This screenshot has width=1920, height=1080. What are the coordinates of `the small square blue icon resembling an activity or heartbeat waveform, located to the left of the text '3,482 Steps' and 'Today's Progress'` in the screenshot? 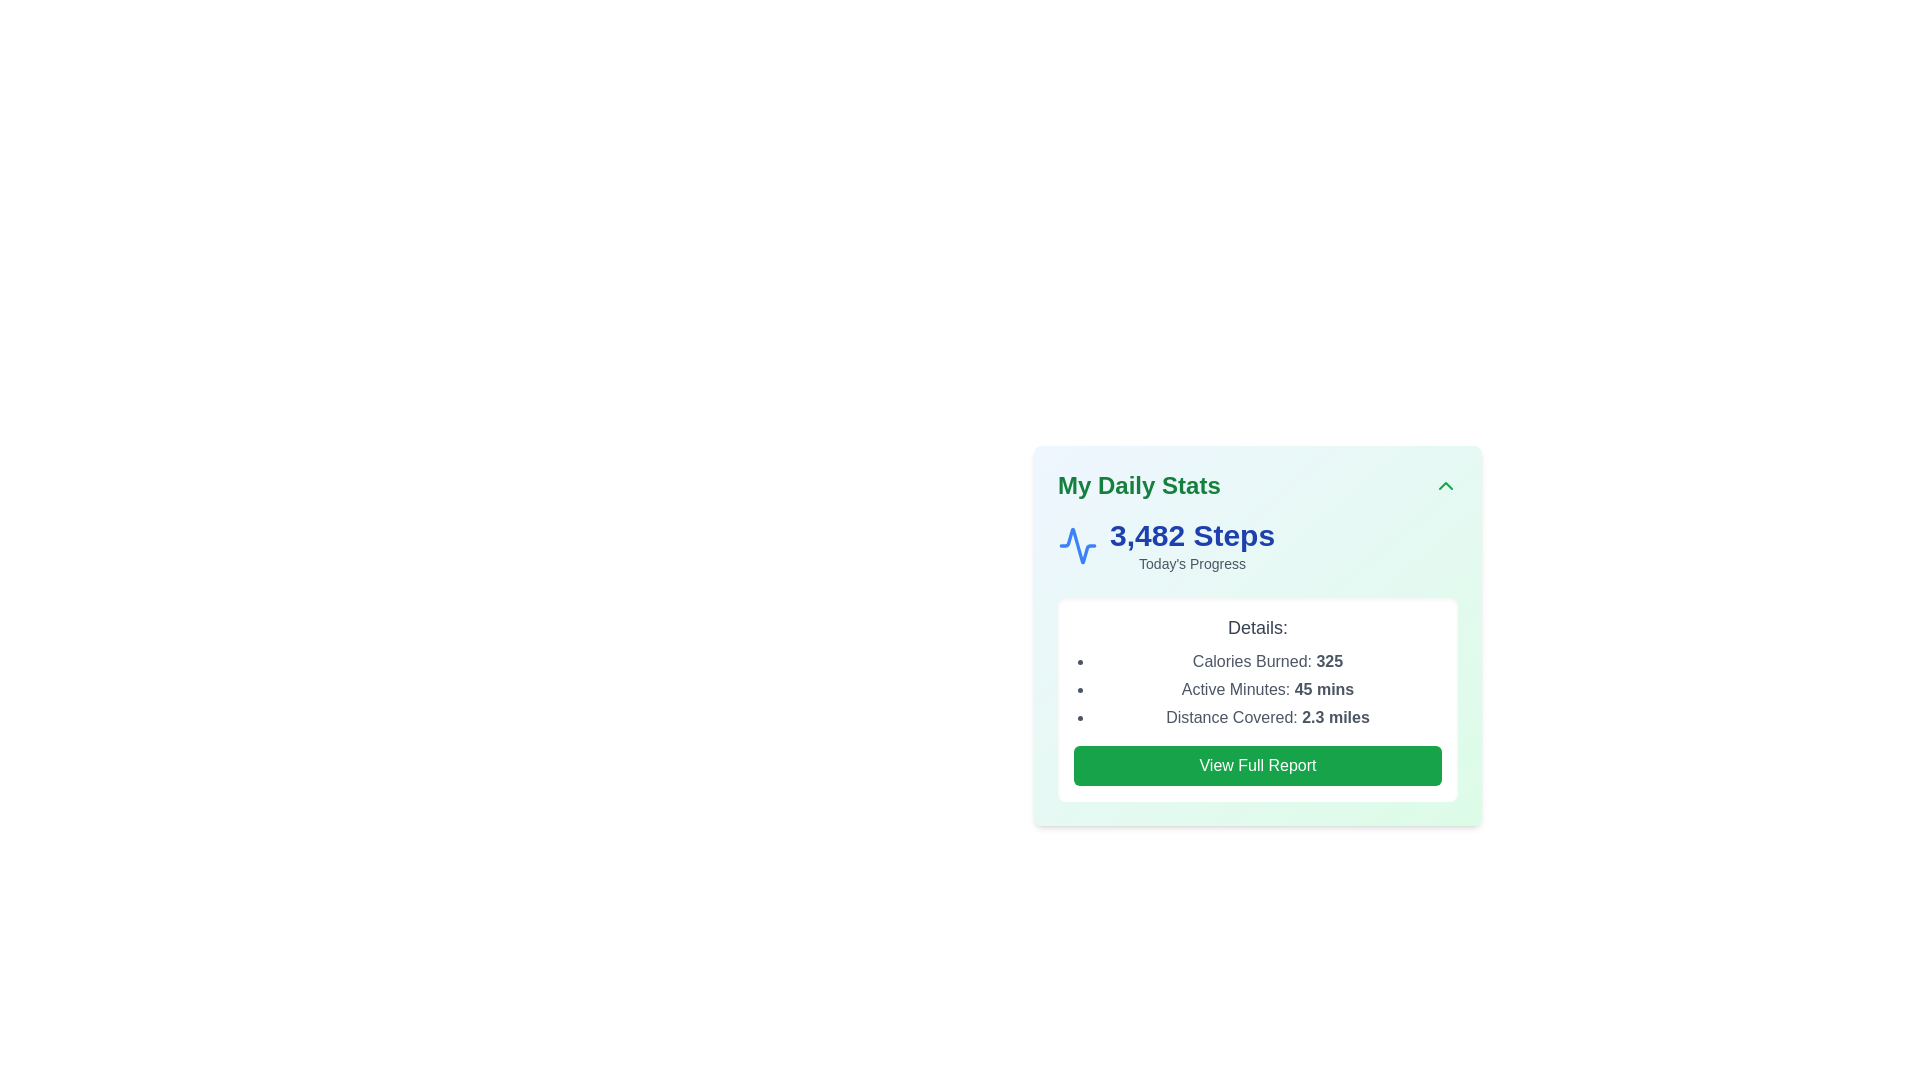 It's located at (1077, 546).